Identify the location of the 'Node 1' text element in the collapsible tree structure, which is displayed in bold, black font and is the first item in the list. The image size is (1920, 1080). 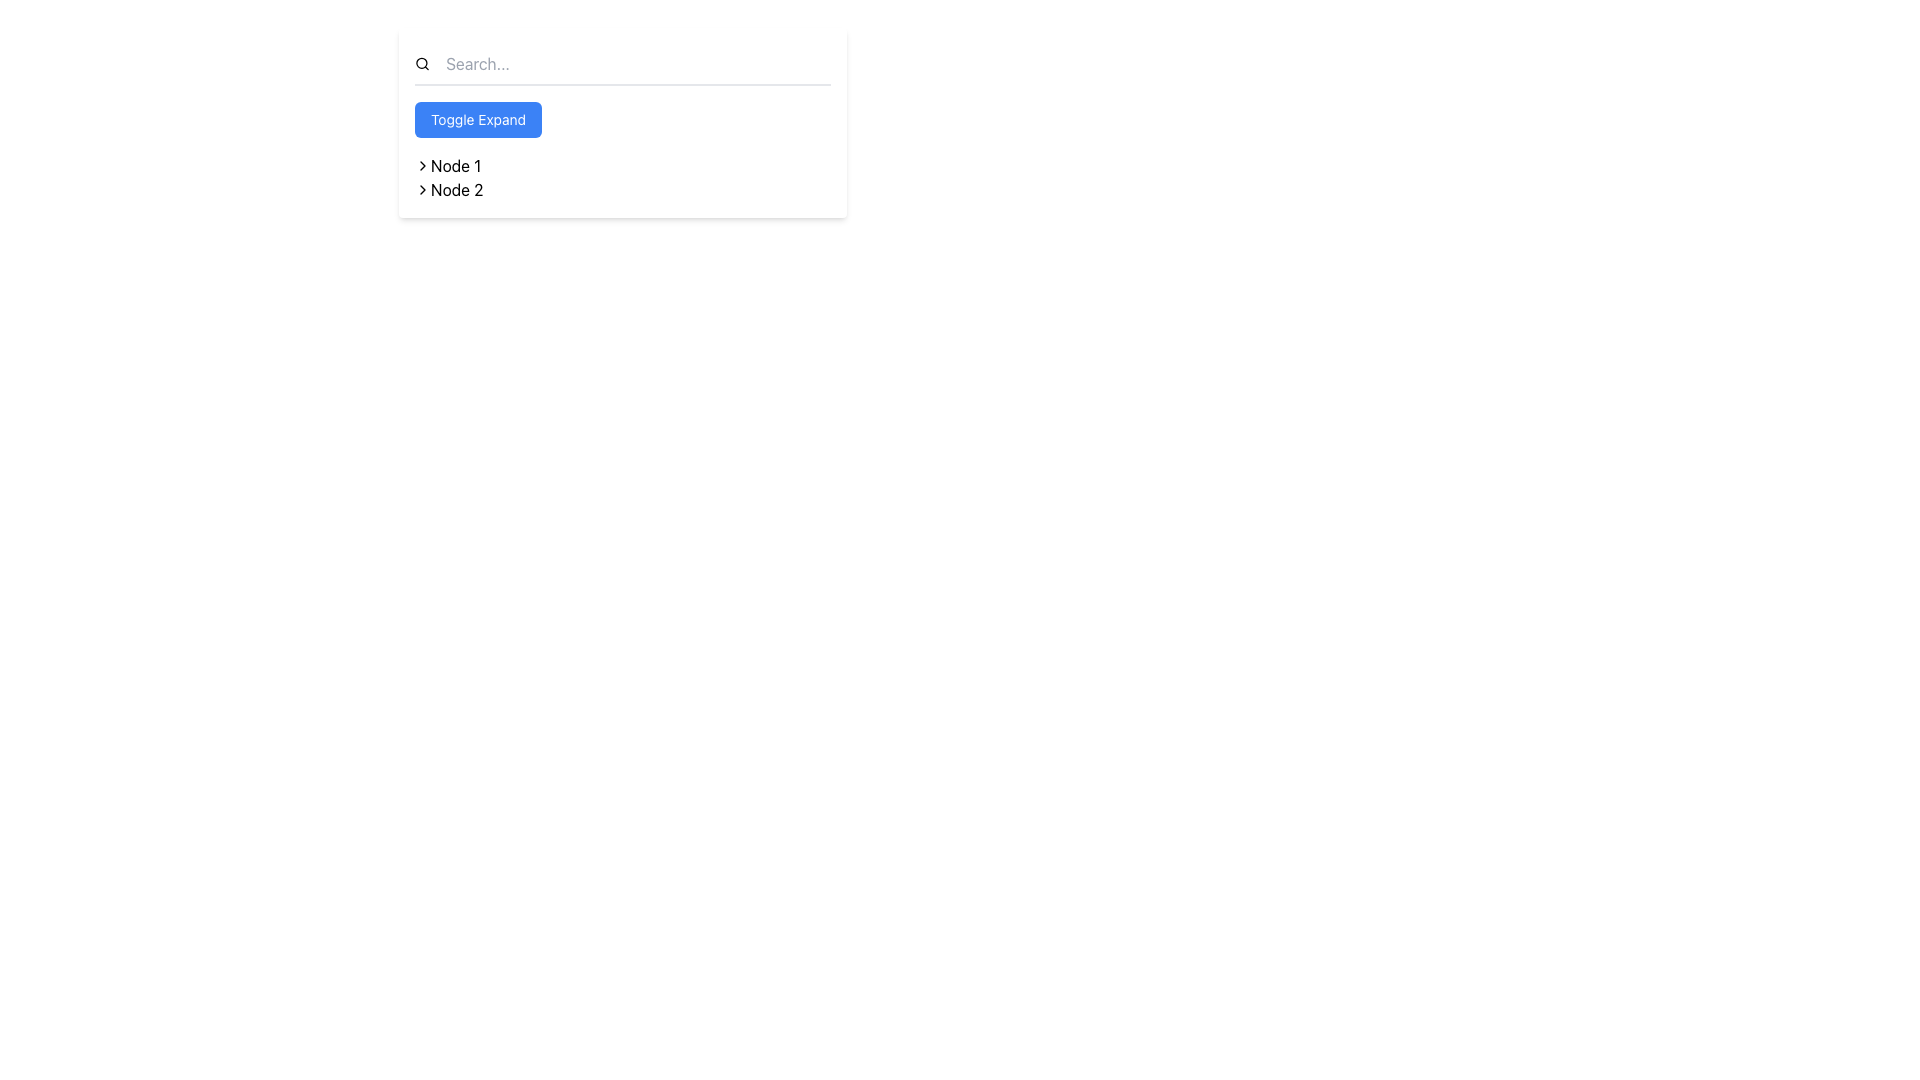
(455, 164).